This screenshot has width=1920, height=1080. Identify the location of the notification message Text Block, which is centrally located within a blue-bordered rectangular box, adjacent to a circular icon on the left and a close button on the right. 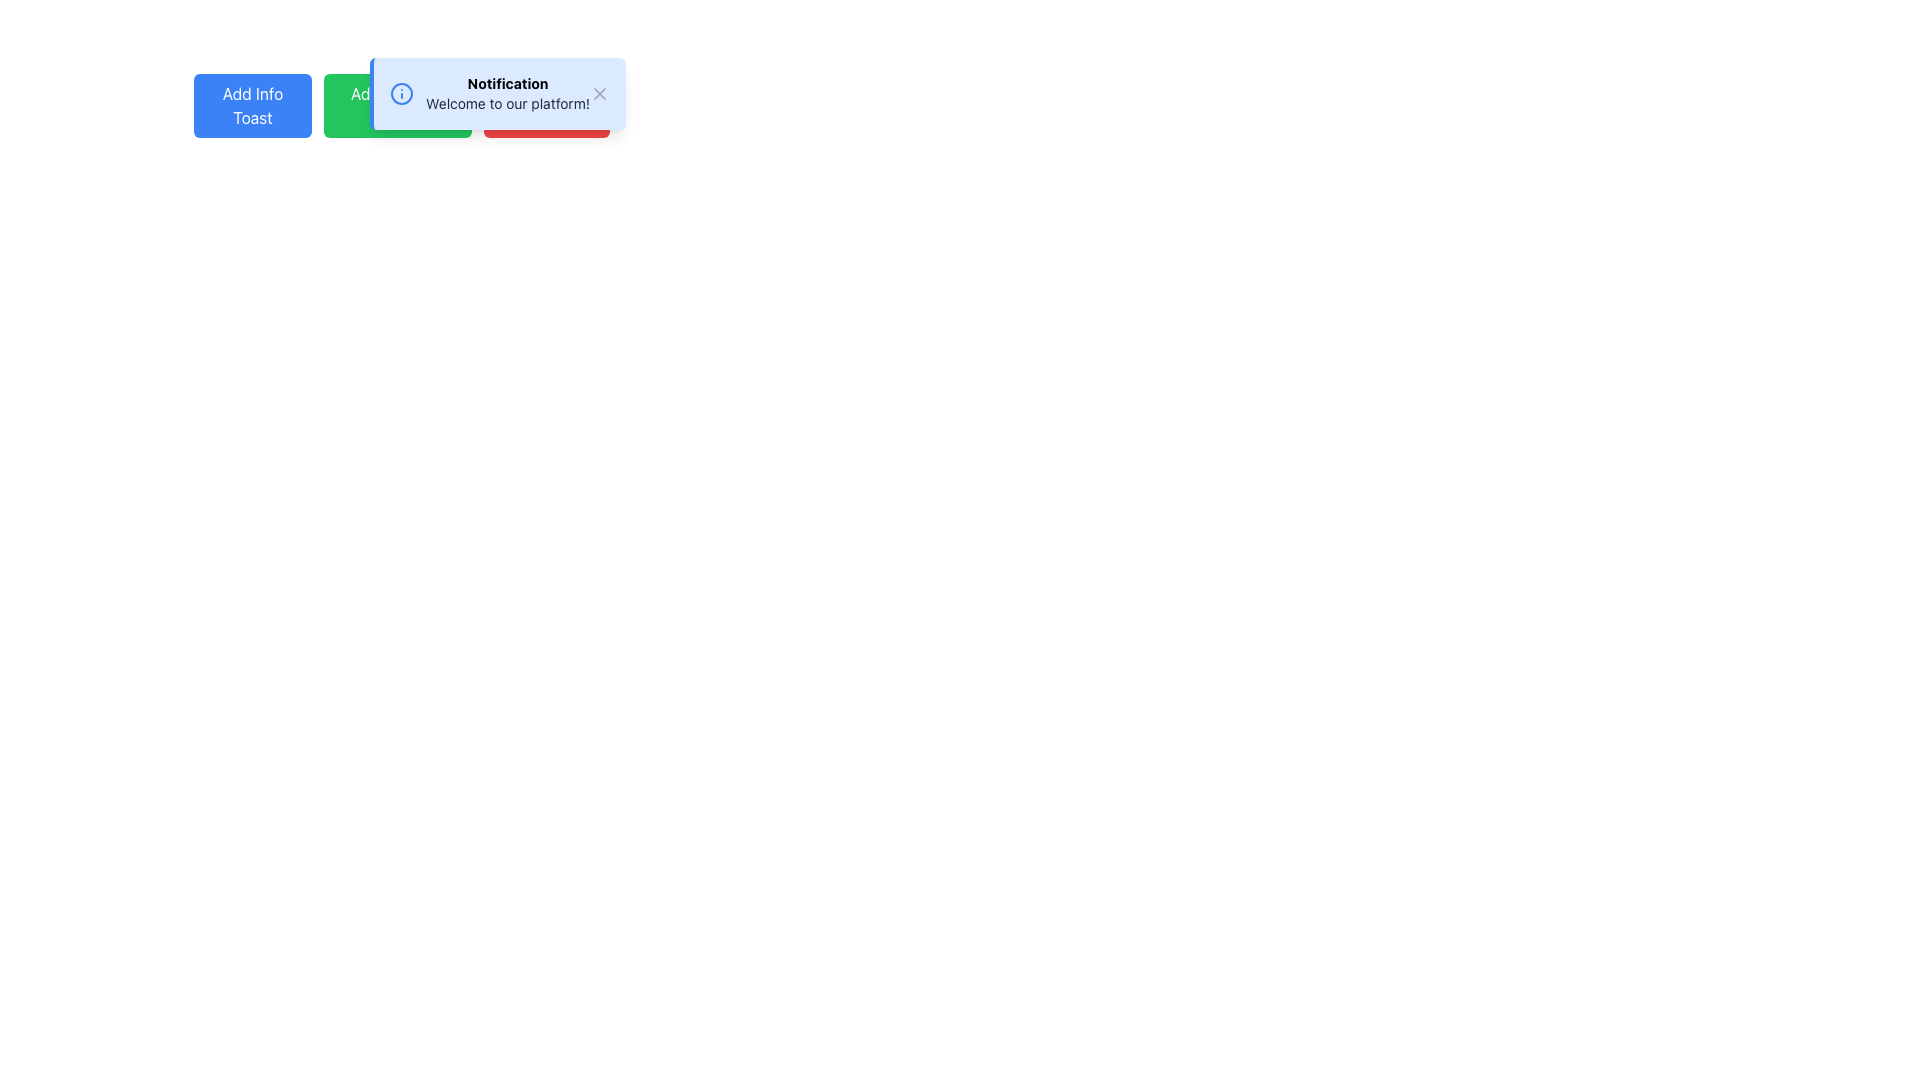
(507, 93).